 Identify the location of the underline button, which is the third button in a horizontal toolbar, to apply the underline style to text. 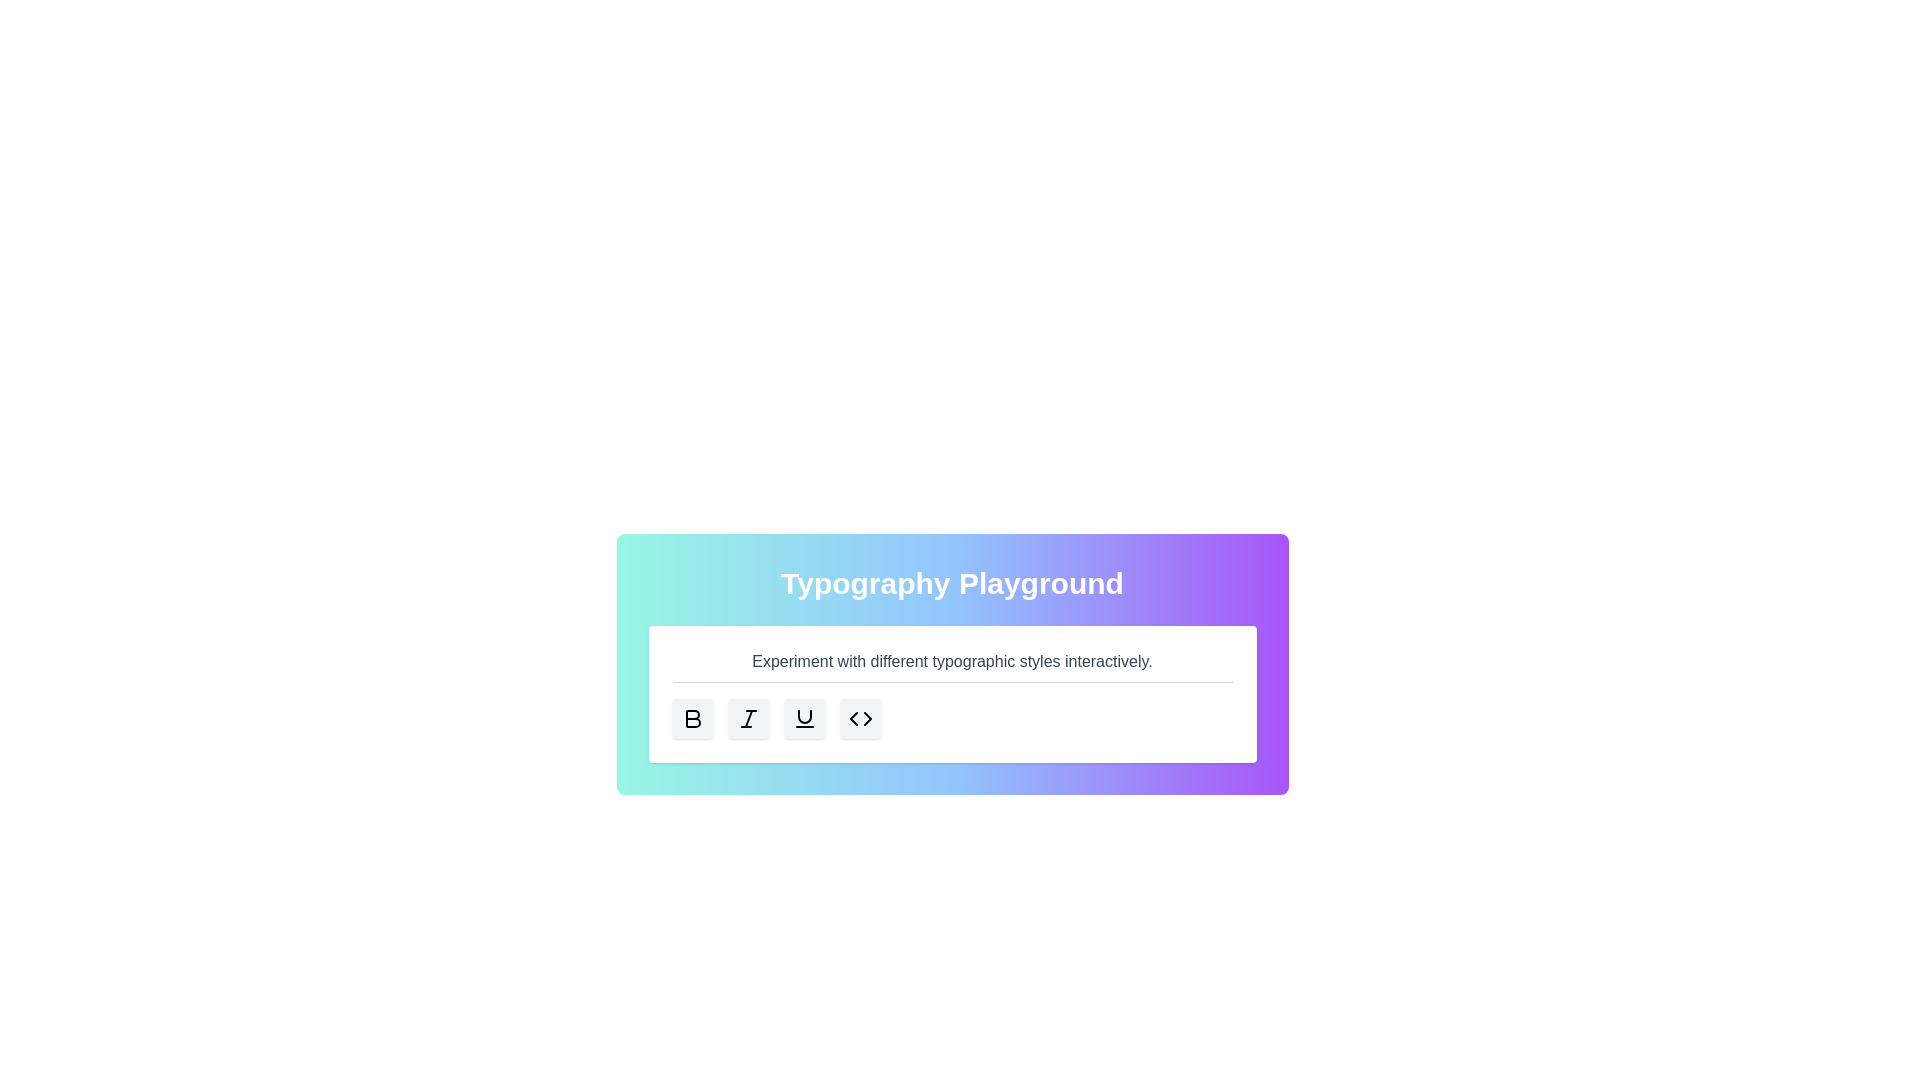
(804, 717).